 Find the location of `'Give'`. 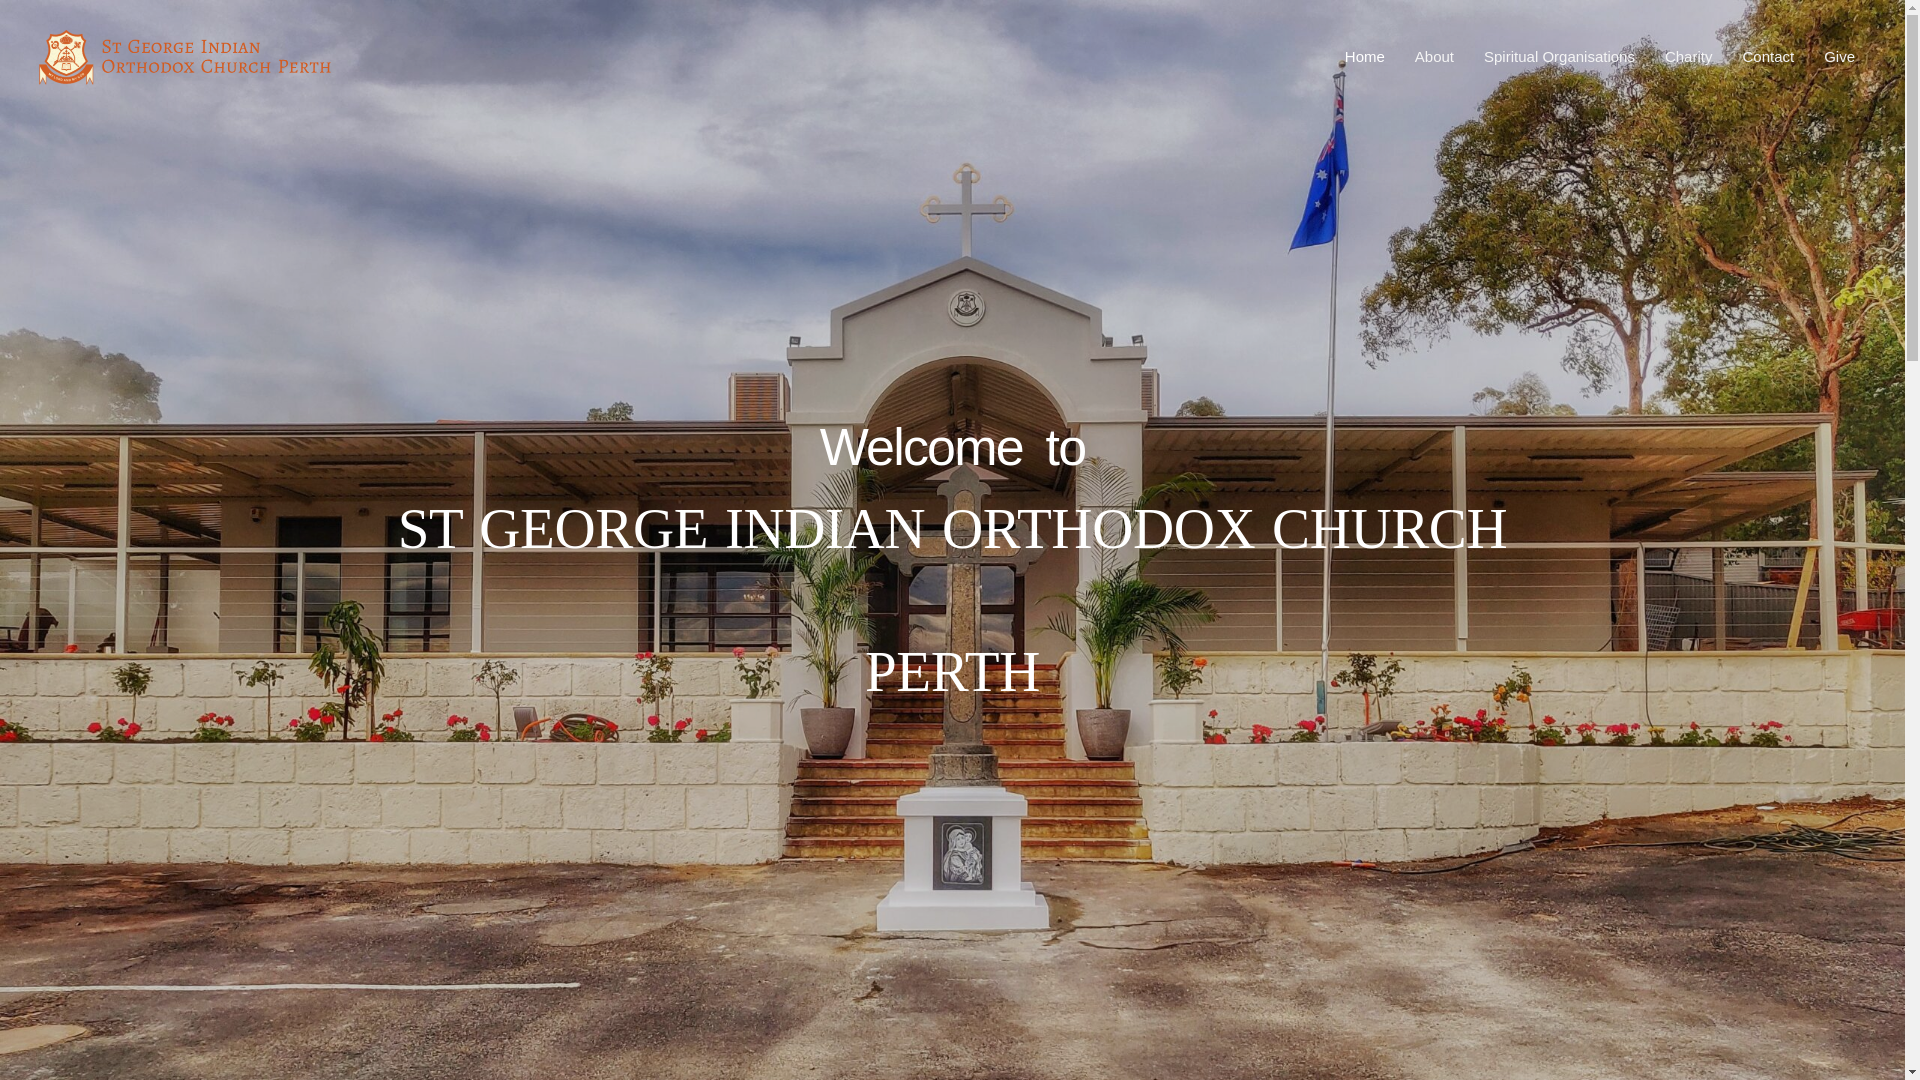

'Give' is located at coordinates (1809, 56).